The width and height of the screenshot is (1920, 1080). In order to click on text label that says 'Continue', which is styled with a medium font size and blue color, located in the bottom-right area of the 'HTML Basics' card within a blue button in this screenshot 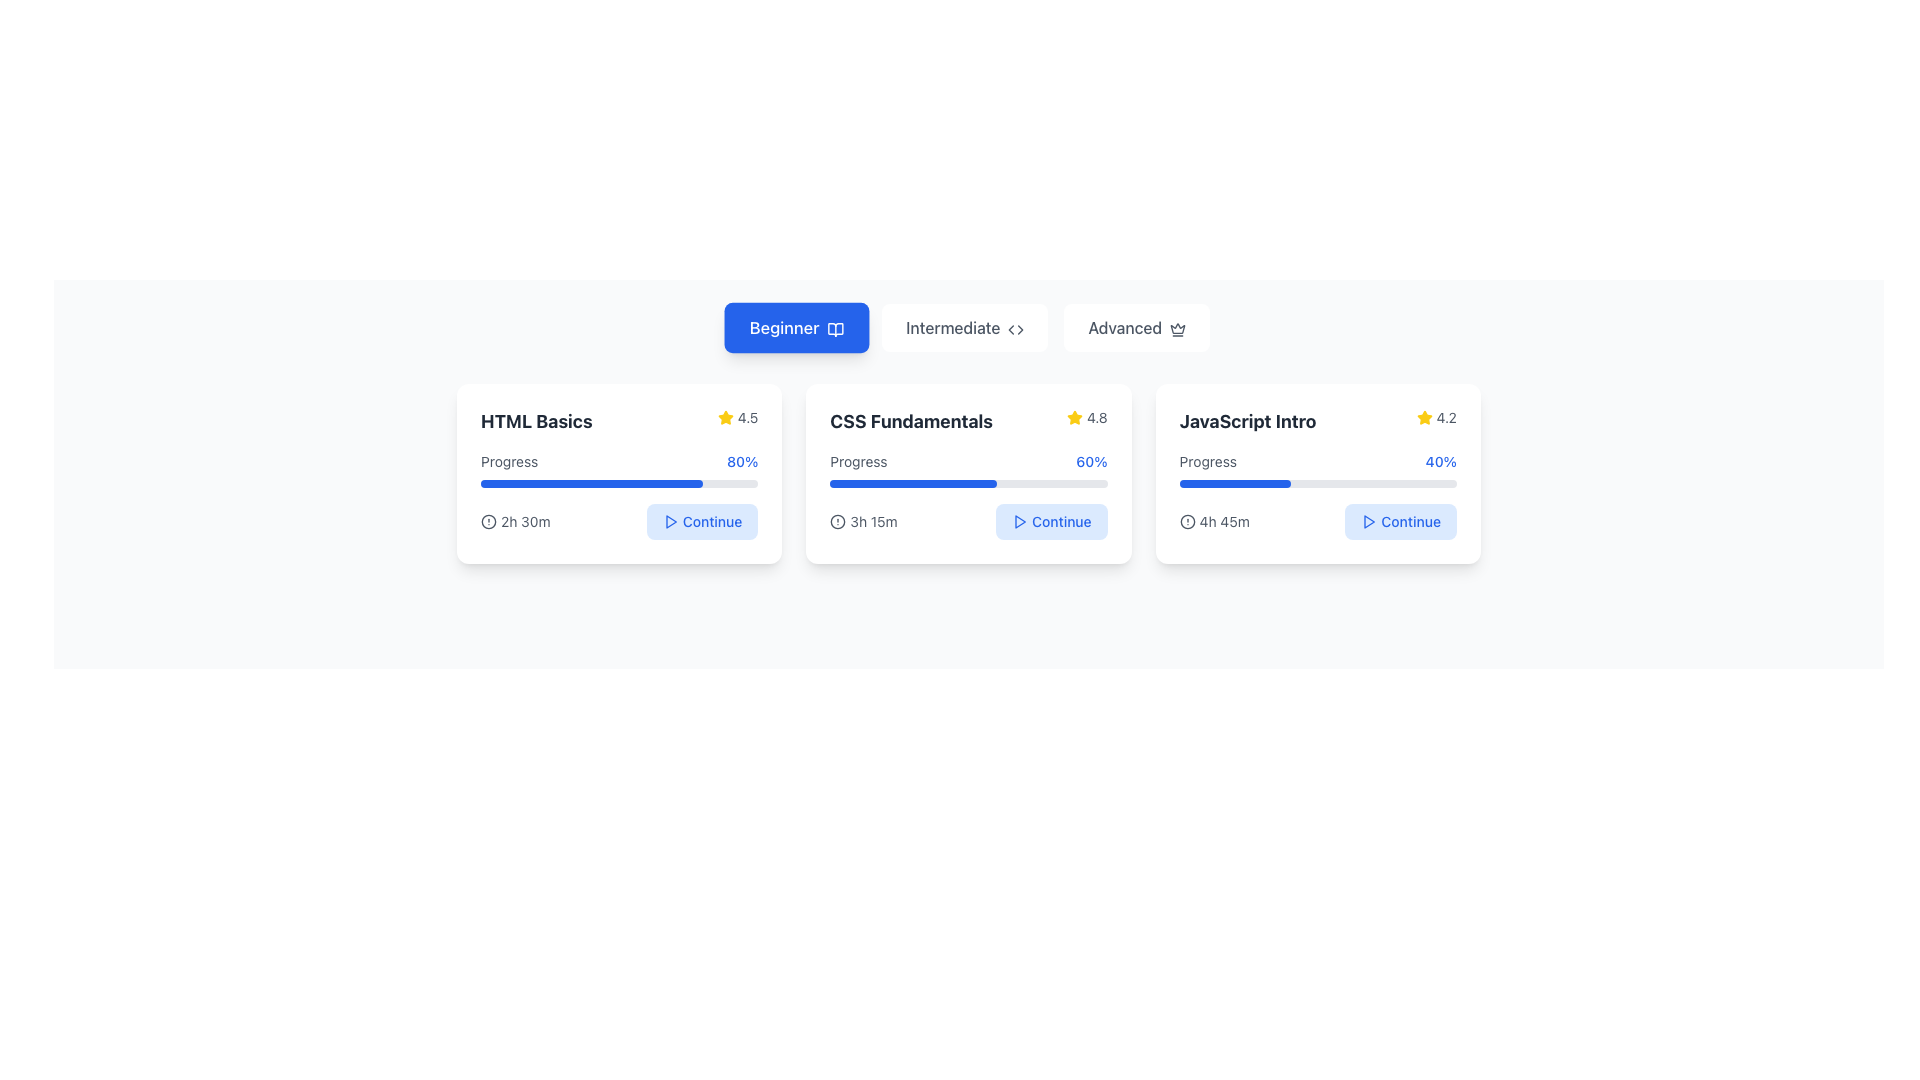, I will do `click(712, 520)`.